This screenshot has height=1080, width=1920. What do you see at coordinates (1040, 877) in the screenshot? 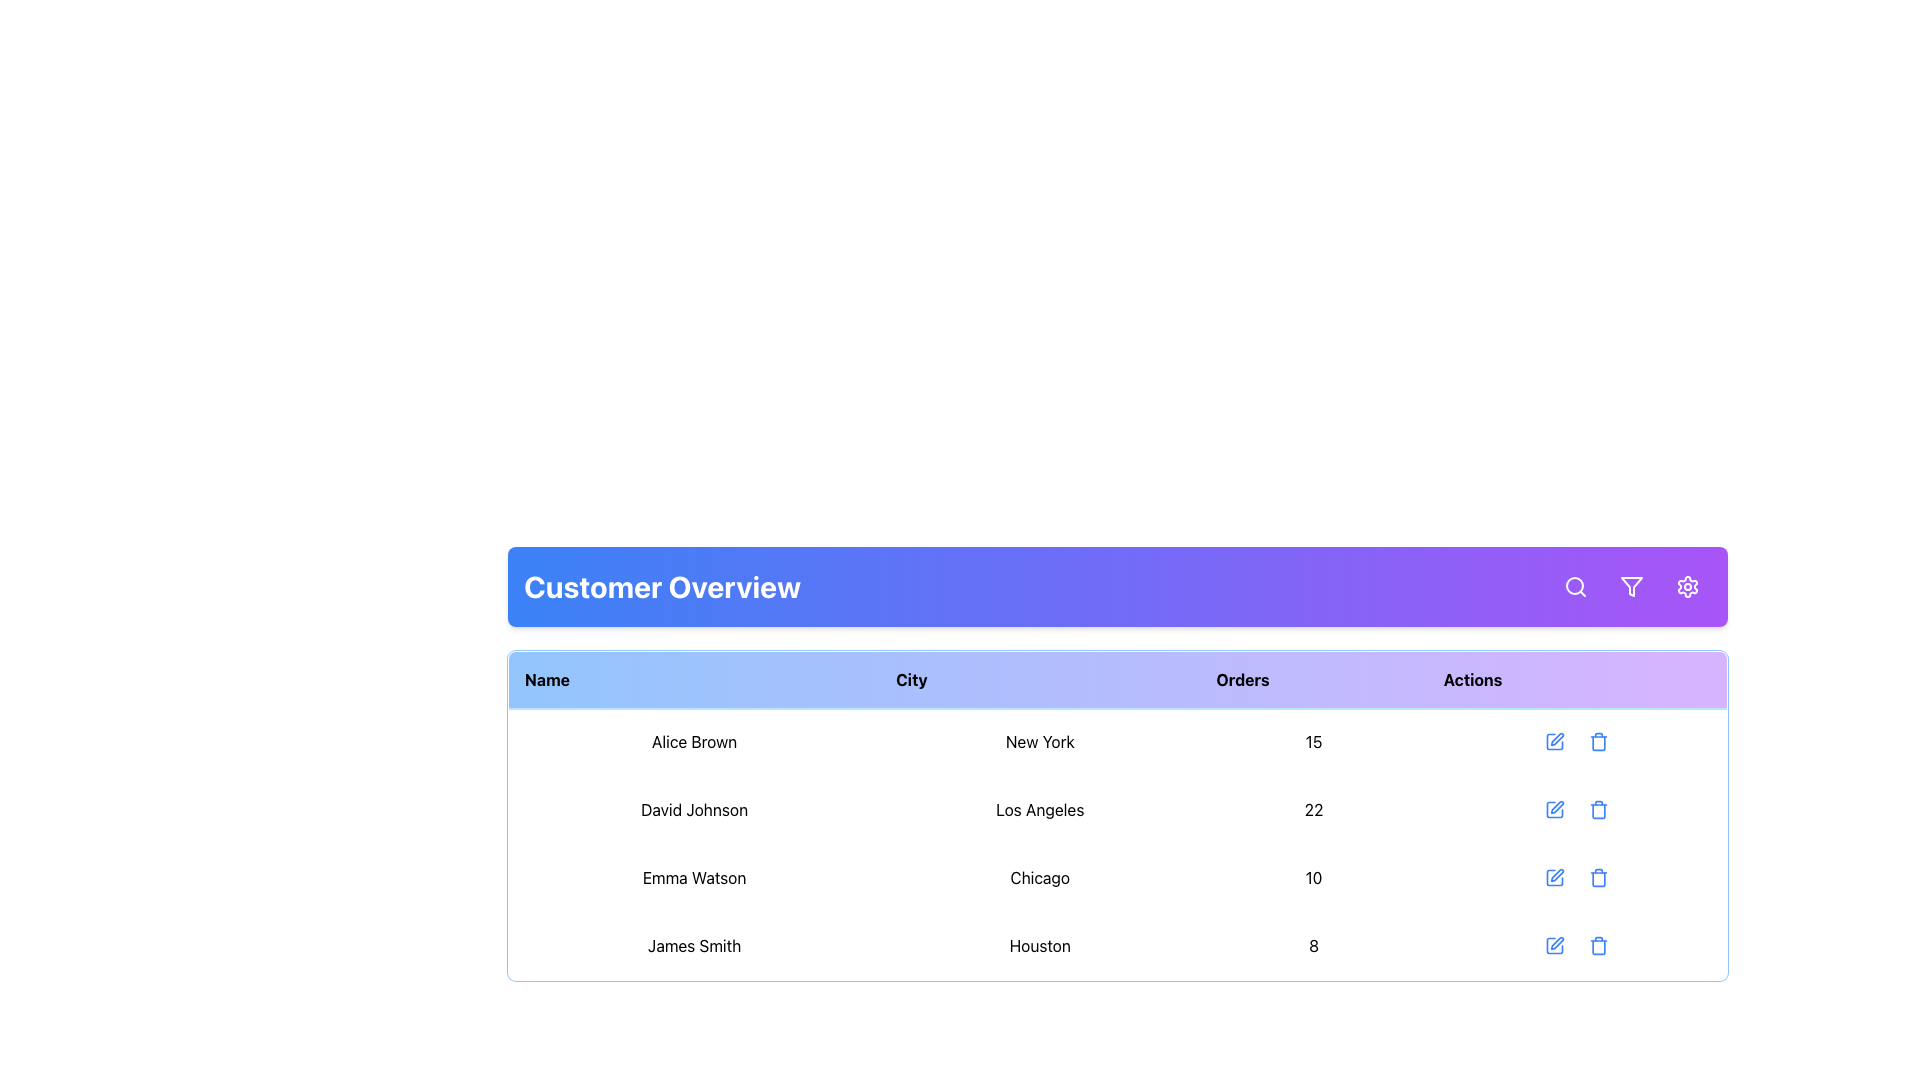
I see `text label indicating the city name associated with 'Emma Watson' in the customer overview table, located in the second column under the 'City' header` at bounding box center [1040, 877].